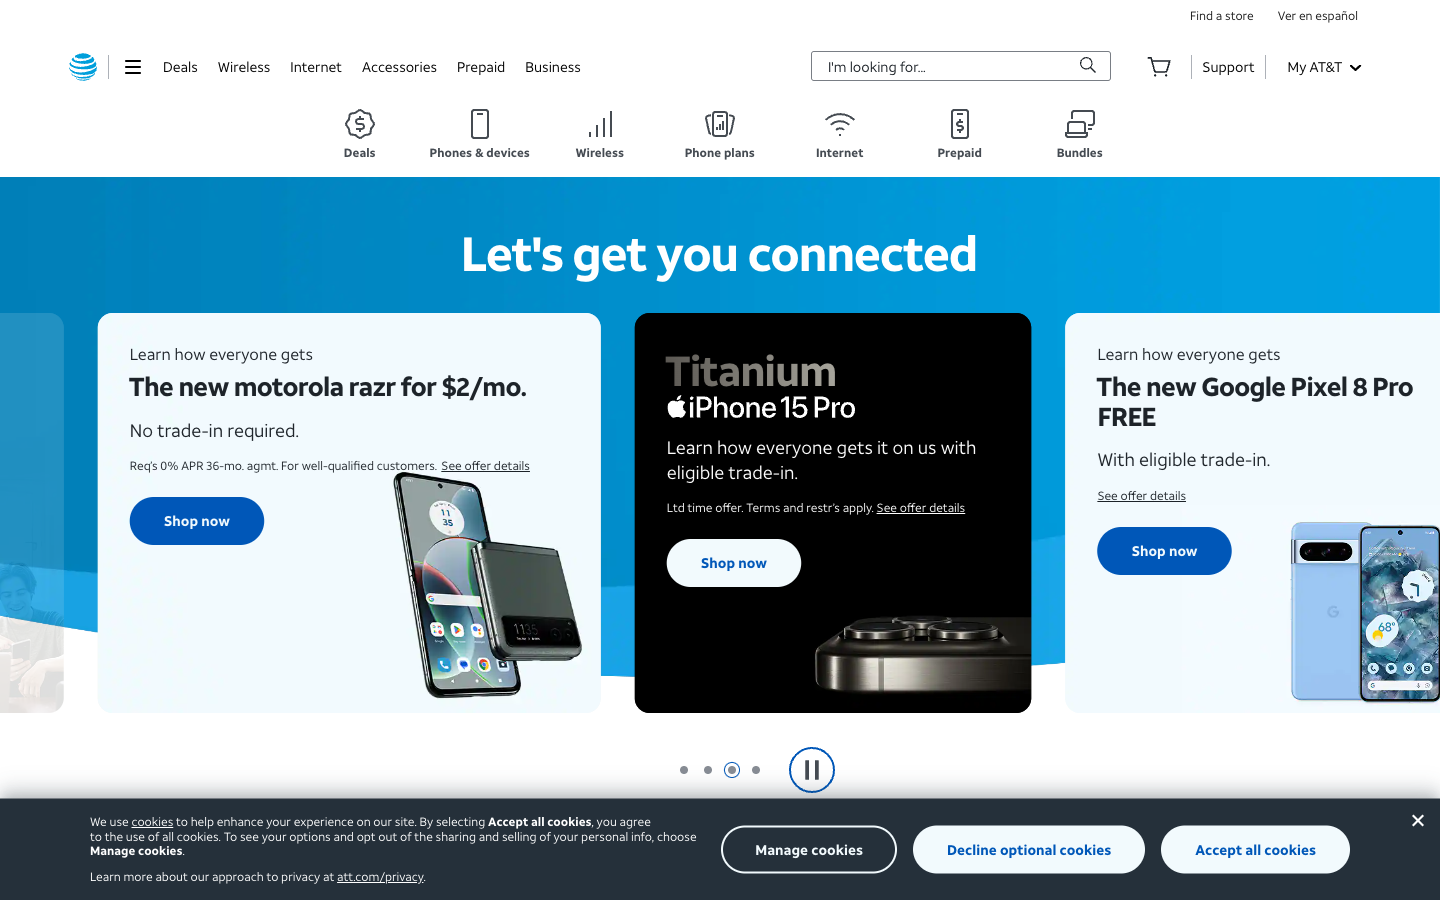  Describe the element at coordinates (1322, 65) in the screenshot. I see `the second feature of the My AT&T portal` at that location.